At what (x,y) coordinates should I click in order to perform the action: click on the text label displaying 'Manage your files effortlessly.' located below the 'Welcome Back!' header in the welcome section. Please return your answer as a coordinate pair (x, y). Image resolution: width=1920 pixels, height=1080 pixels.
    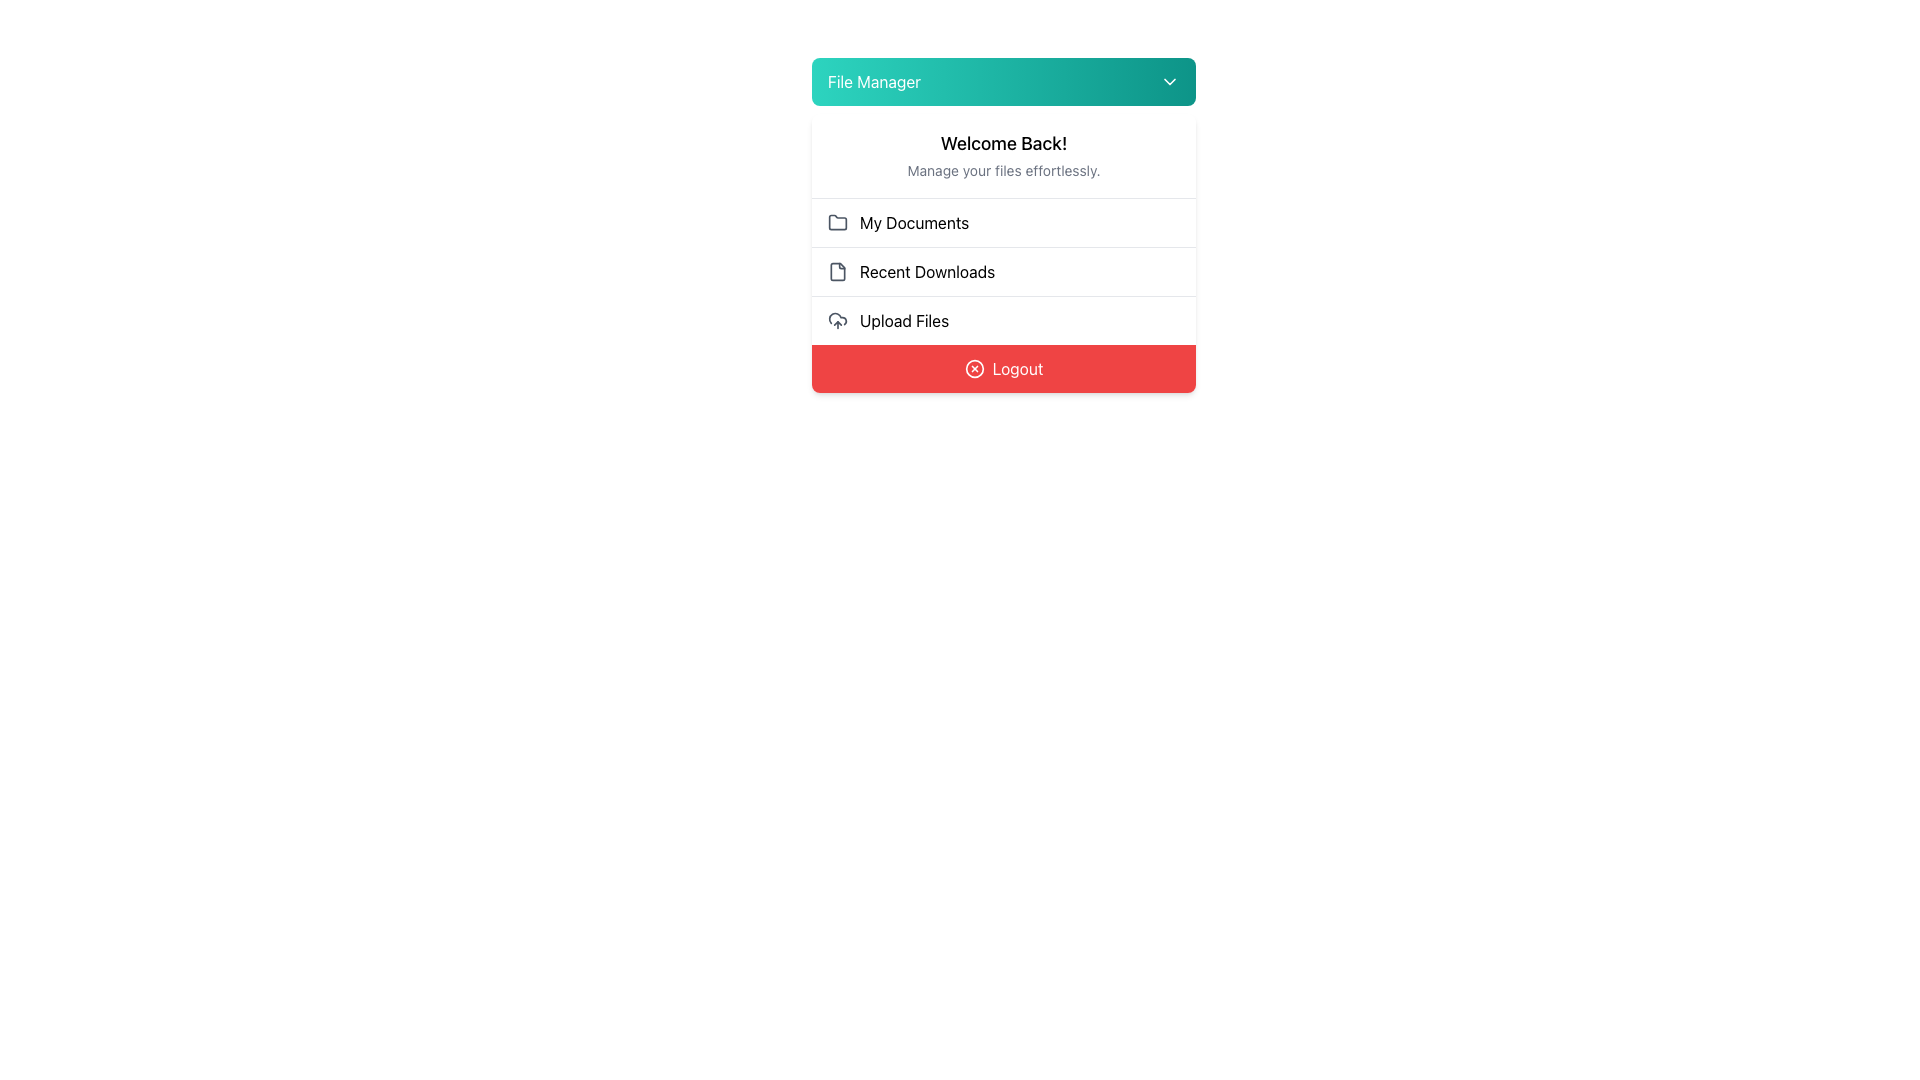
    Looking at the image, I should click on (1003, 169).